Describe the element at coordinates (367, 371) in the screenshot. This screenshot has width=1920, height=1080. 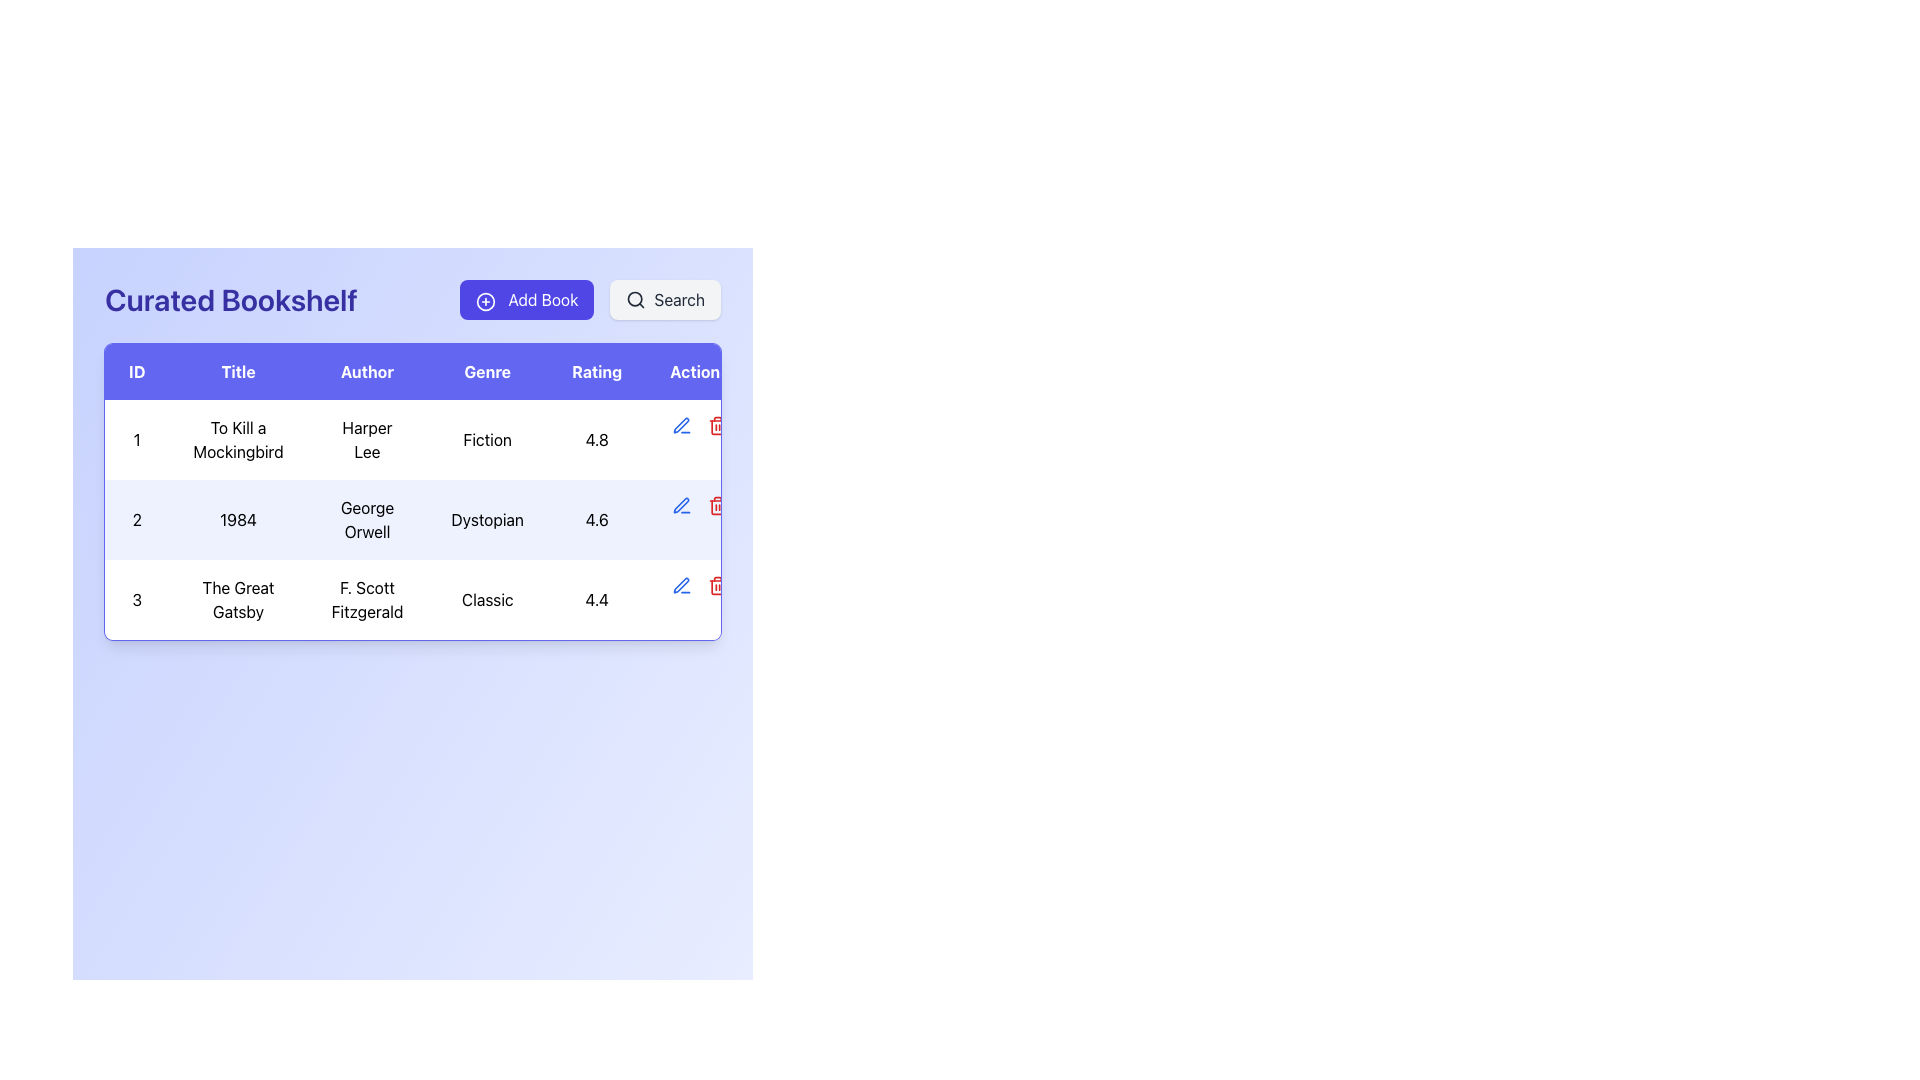
I see `the 'Author' column header cell in the table, which is the third header located between 'Title' and 'Genre'` at that location.